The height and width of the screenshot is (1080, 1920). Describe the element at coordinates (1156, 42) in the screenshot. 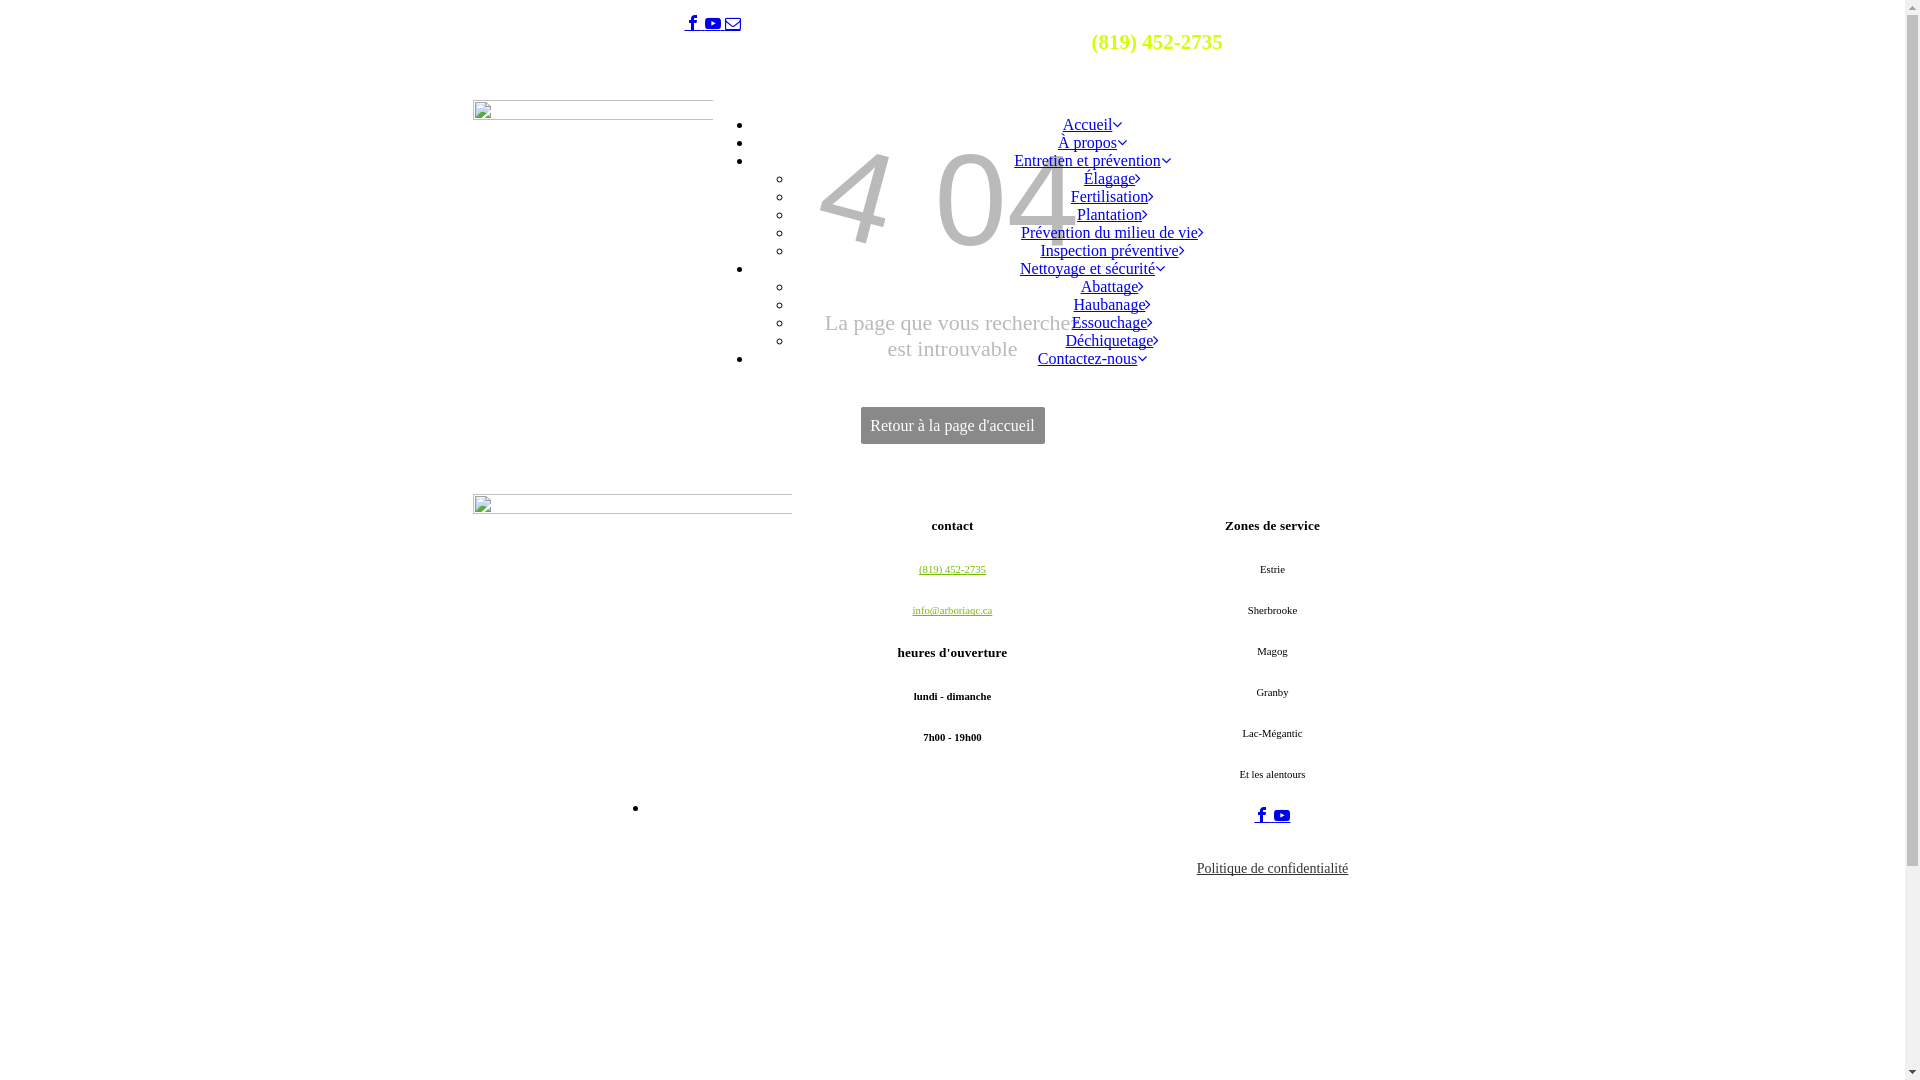

I see `'(819) 452-2735'` at that location.